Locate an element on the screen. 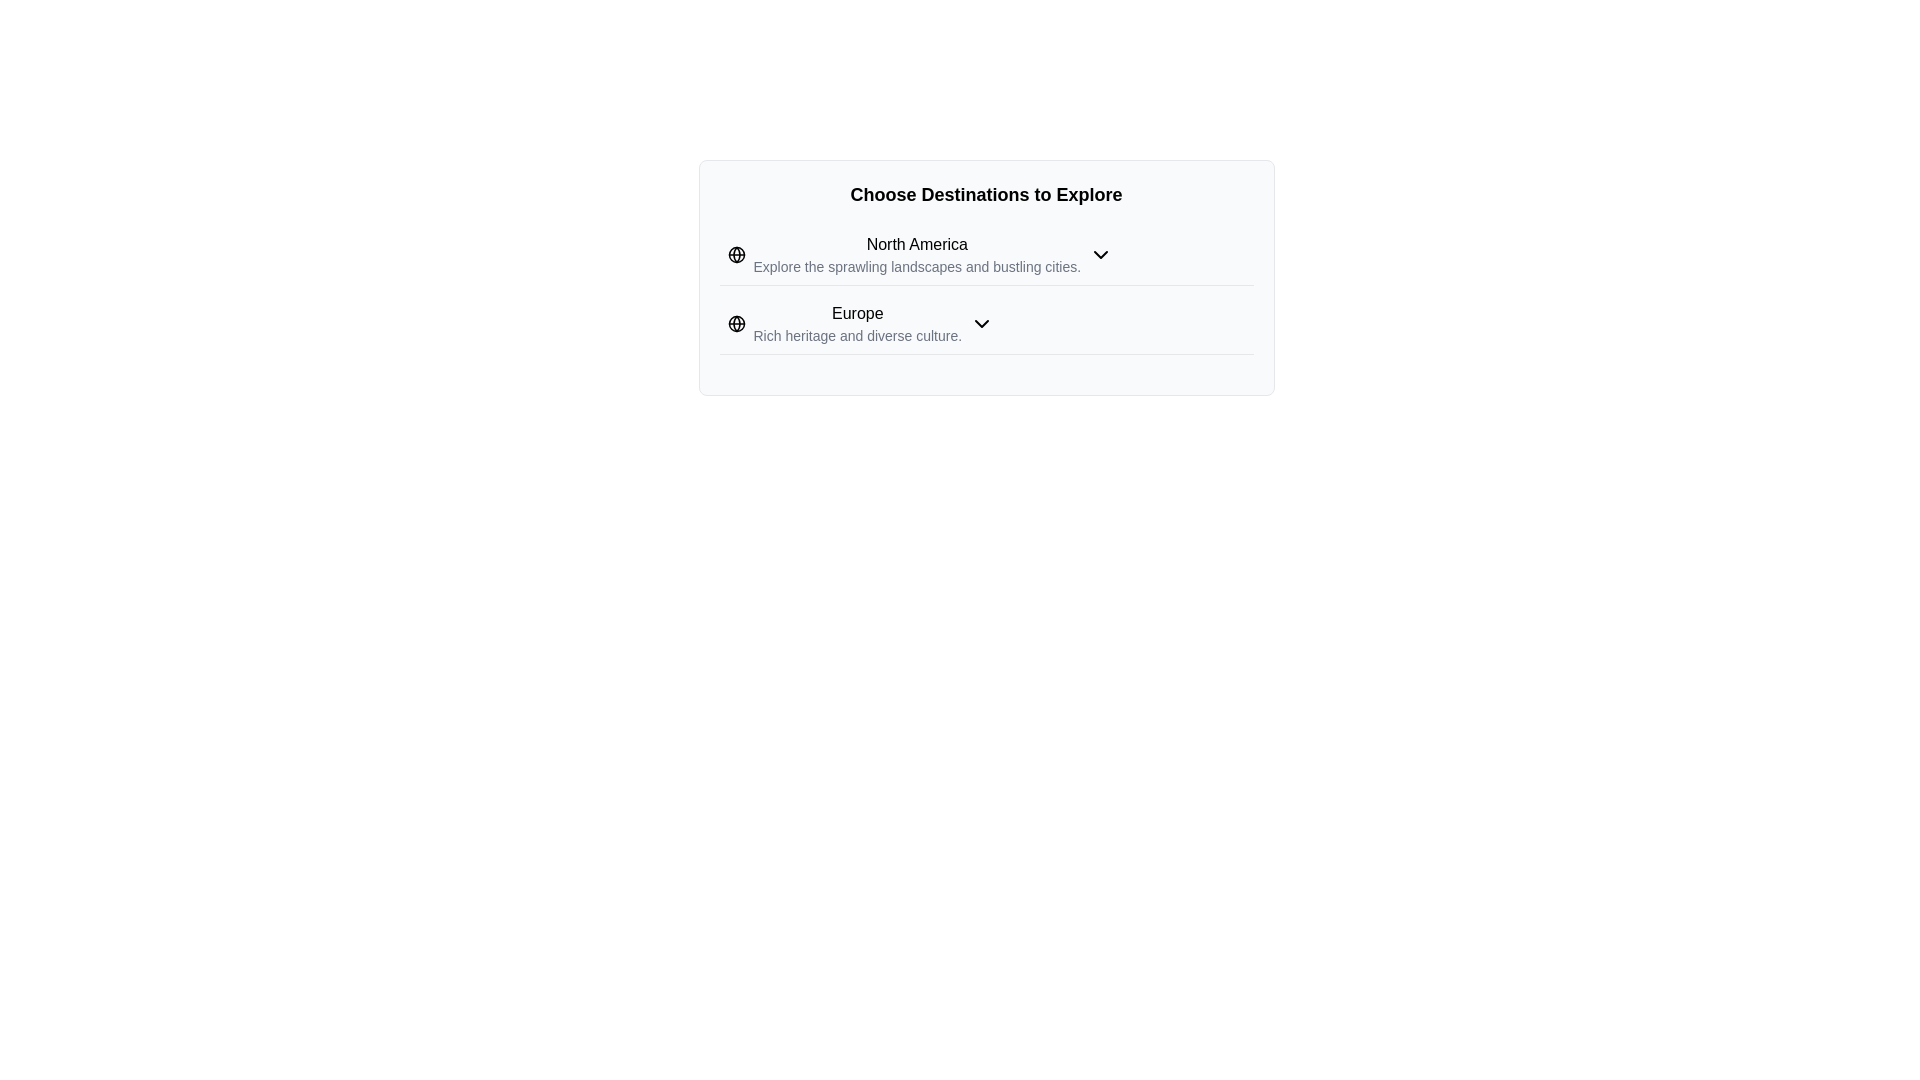 Image resolution: width=1920 pixels, height=1080 pixels. the text block that provides information about the 'North America' destination, which is the first item under the heading 'Choose Destinations is located at coordinates (916, 253).